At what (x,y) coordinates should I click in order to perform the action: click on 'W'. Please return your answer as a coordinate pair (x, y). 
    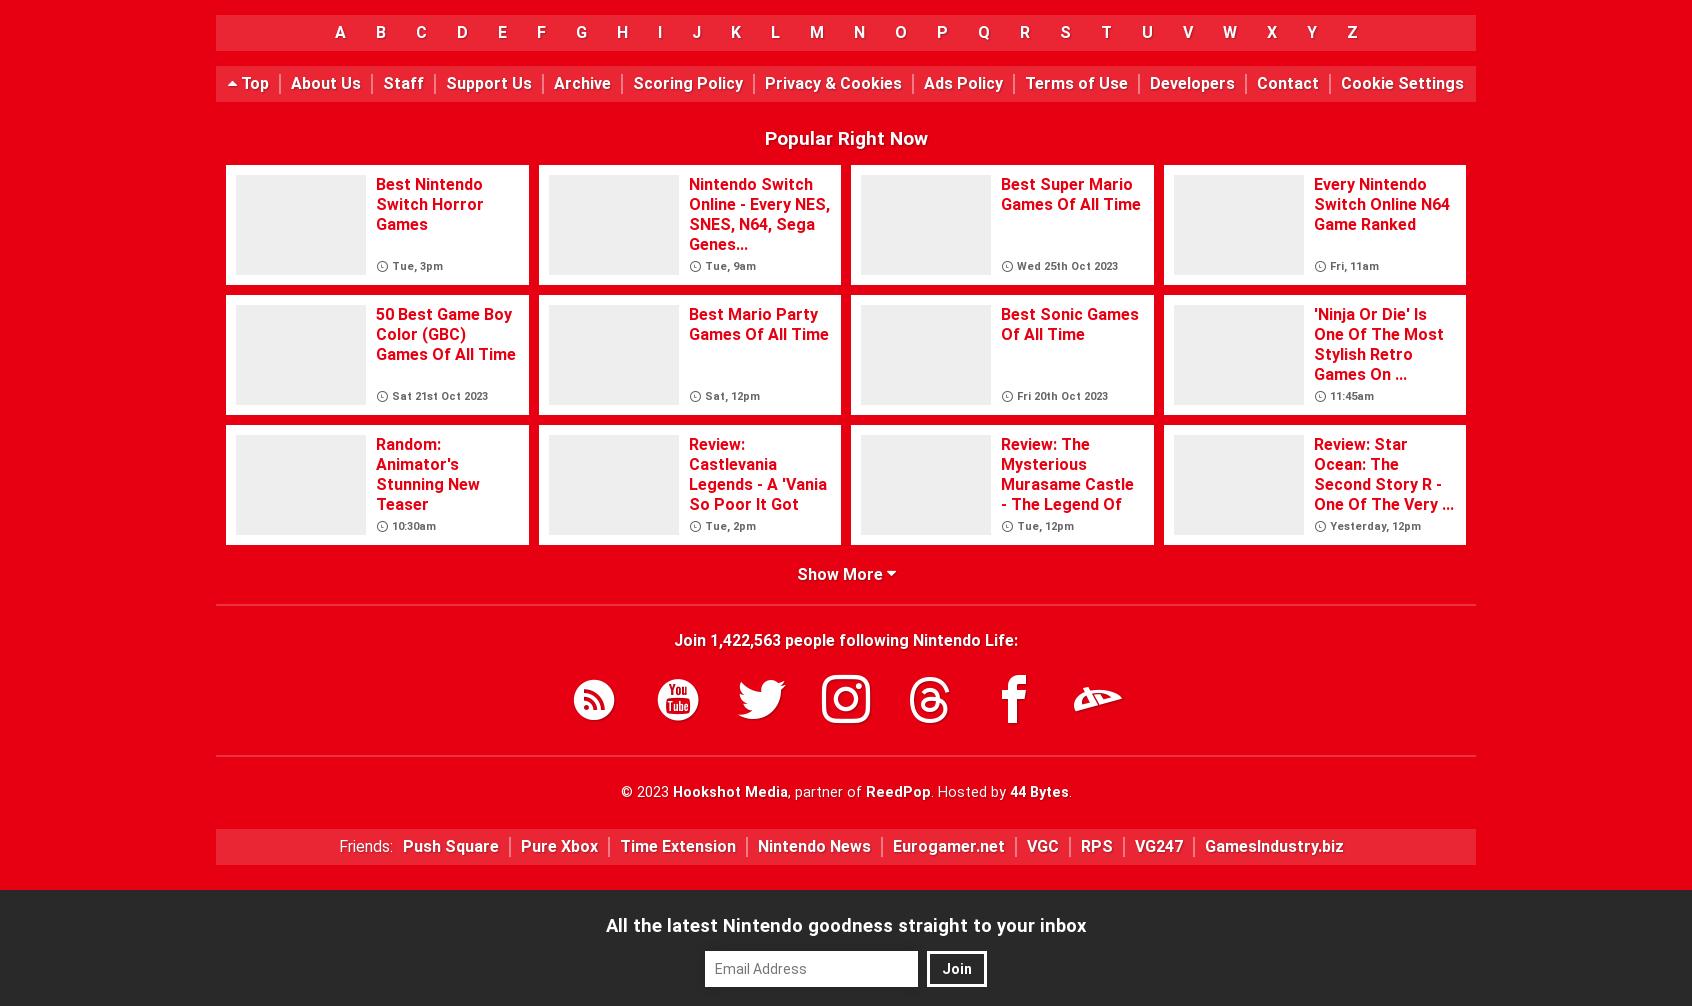
    Looking at the image, I should click on (1229, 32).